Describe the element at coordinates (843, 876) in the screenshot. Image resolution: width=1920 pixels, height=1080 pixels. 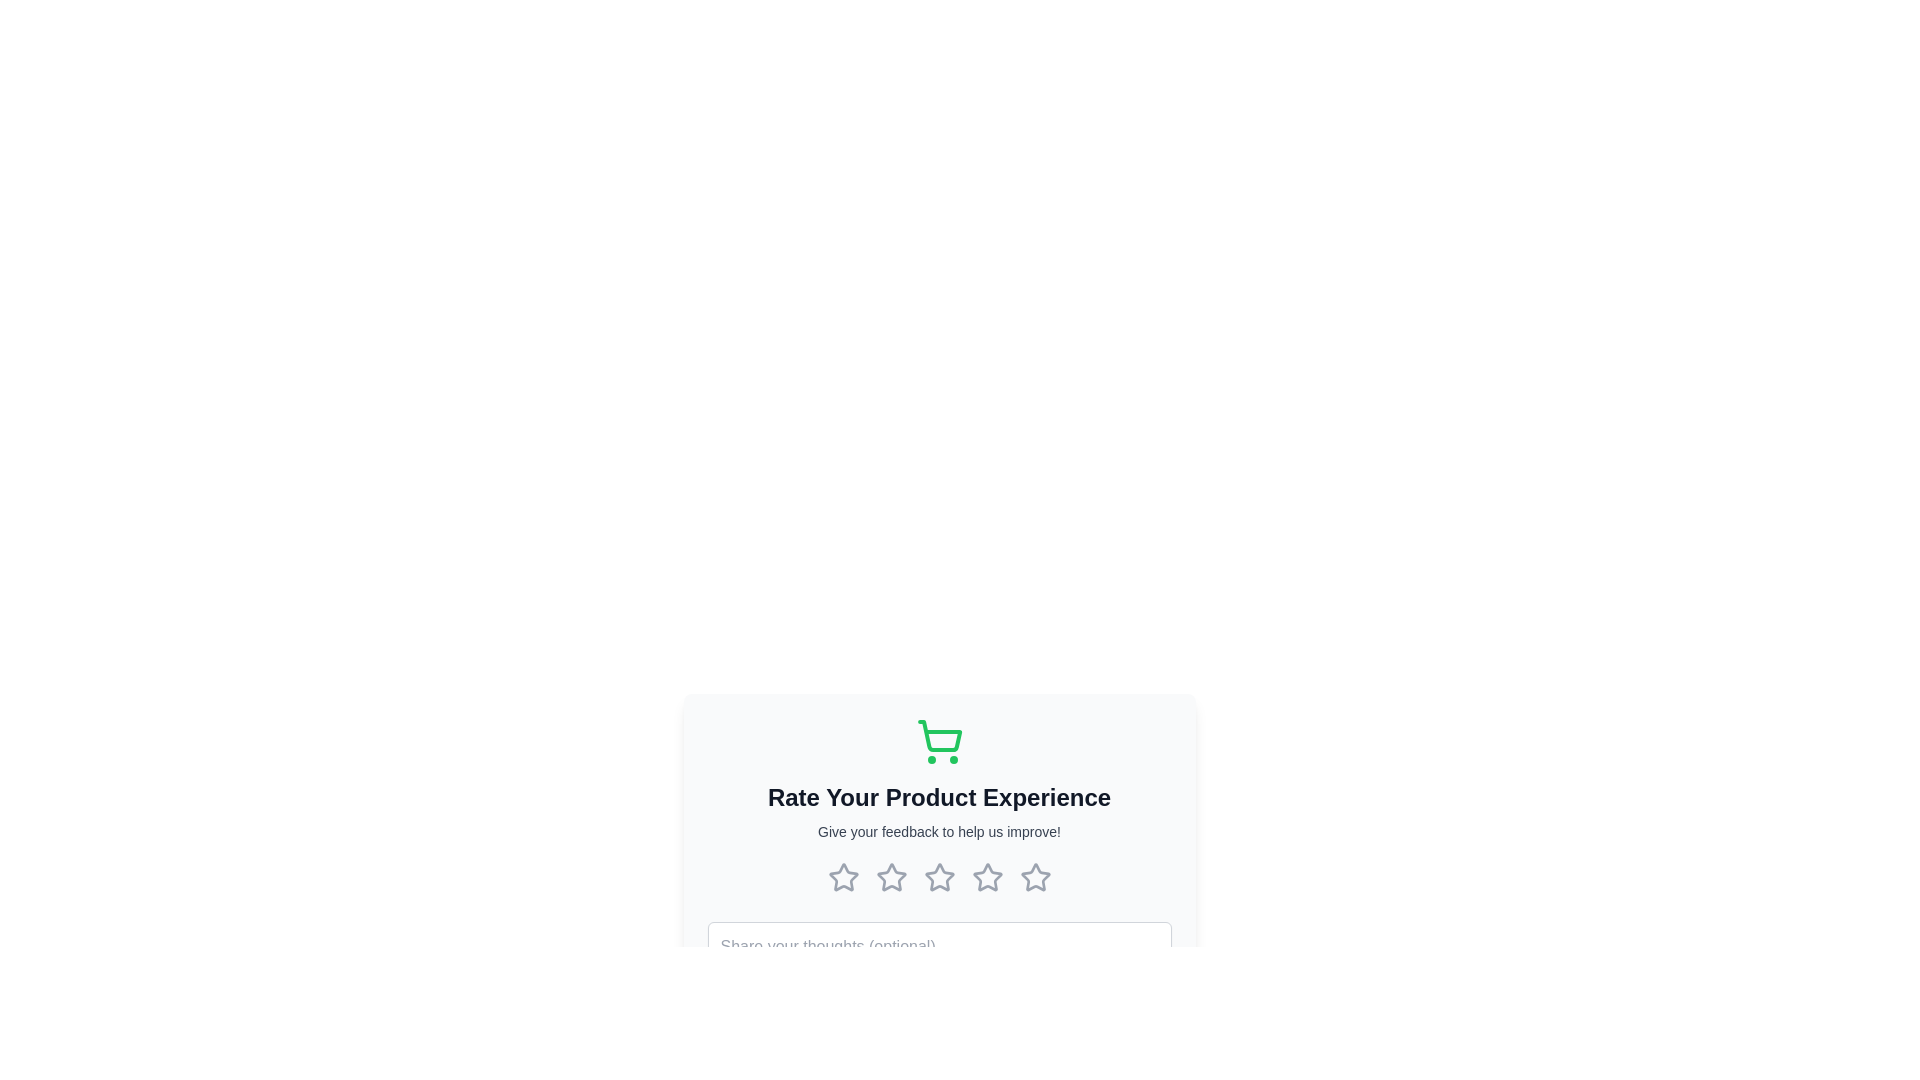
I see `the first Rating Star Icon, which is a hollow star-shaped icon styled in light gray` at that location.